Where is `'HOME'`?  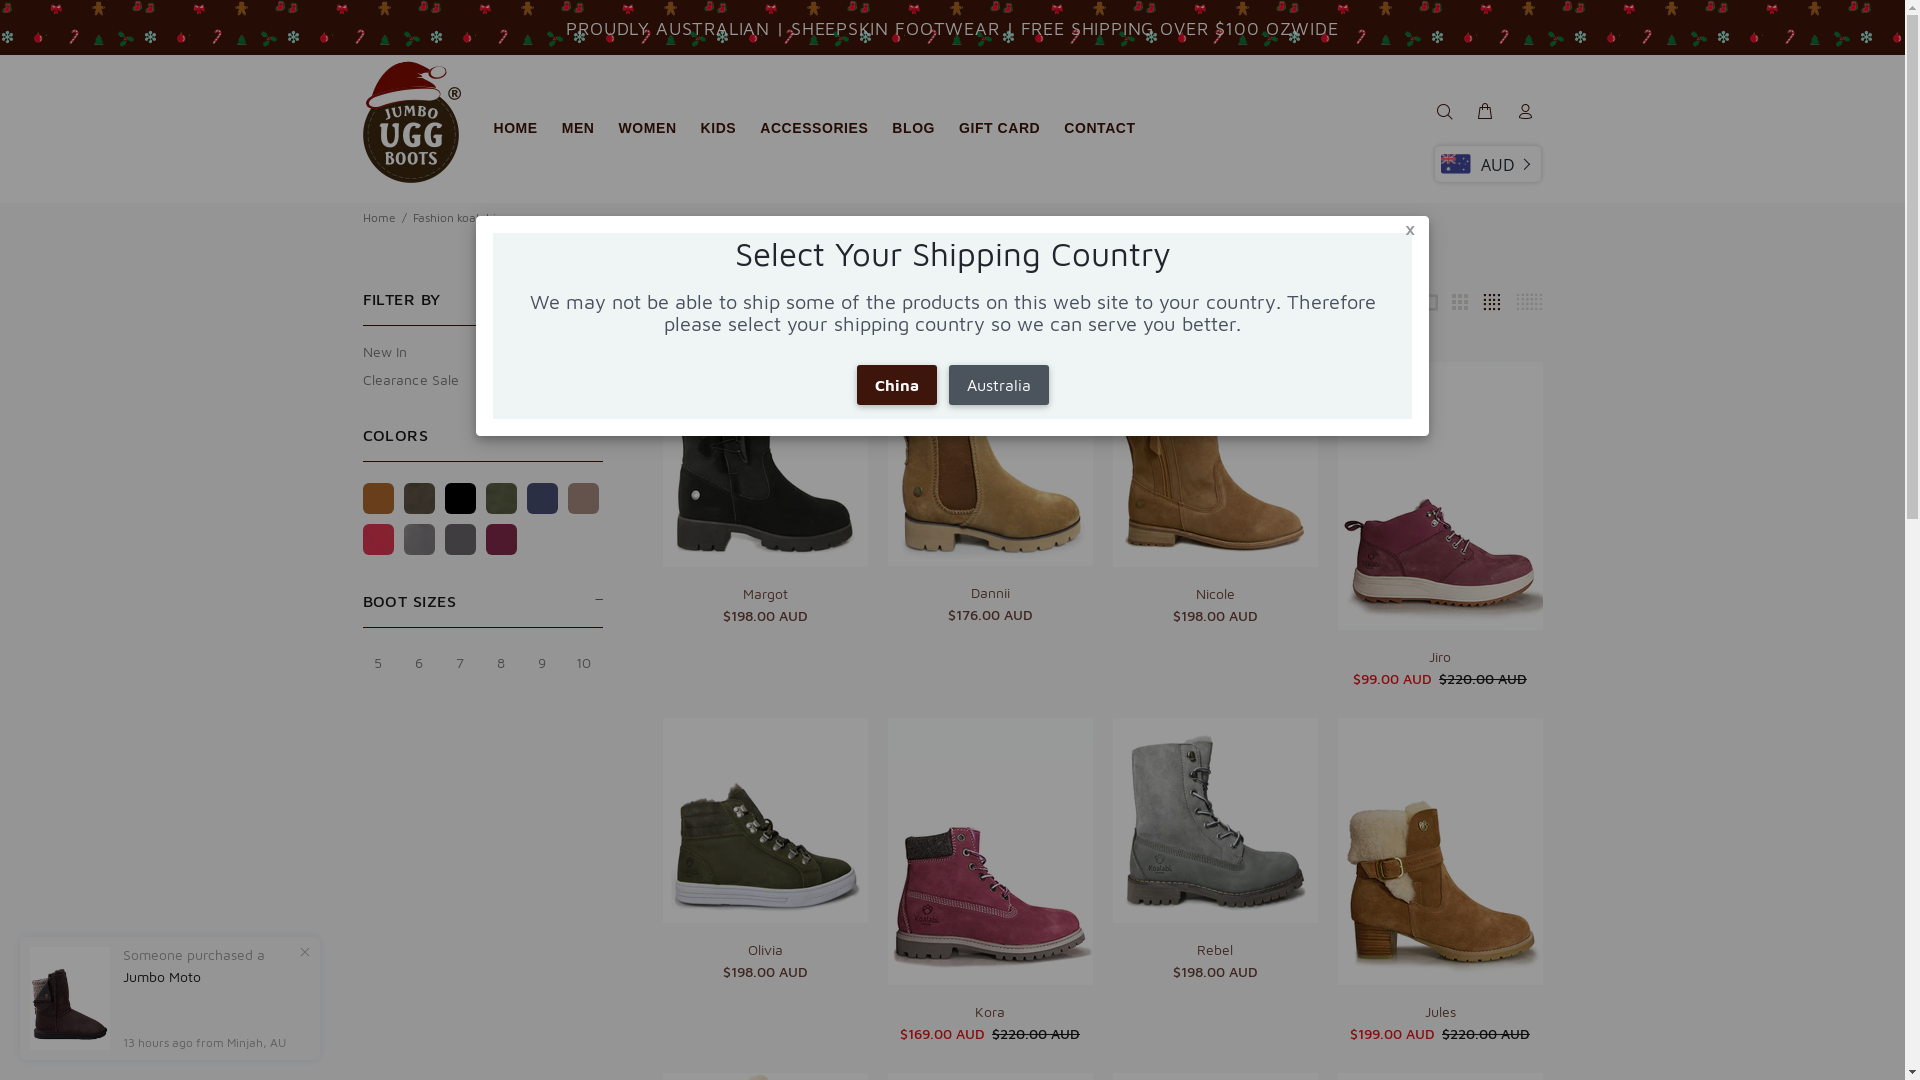 'HOME' is located at coordinates (481, 128).